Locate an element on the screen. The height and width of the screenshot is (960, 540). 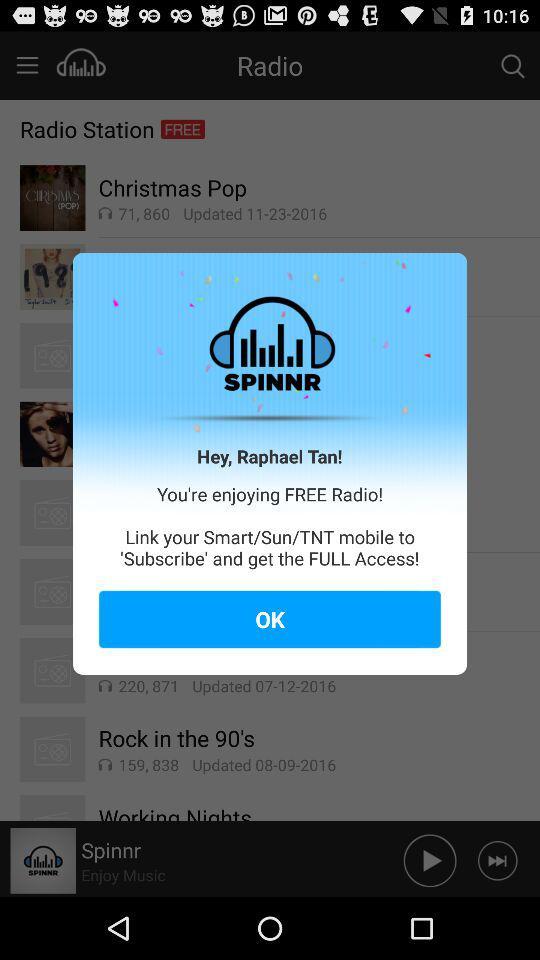
ok item is located at coordinates (270, 618).